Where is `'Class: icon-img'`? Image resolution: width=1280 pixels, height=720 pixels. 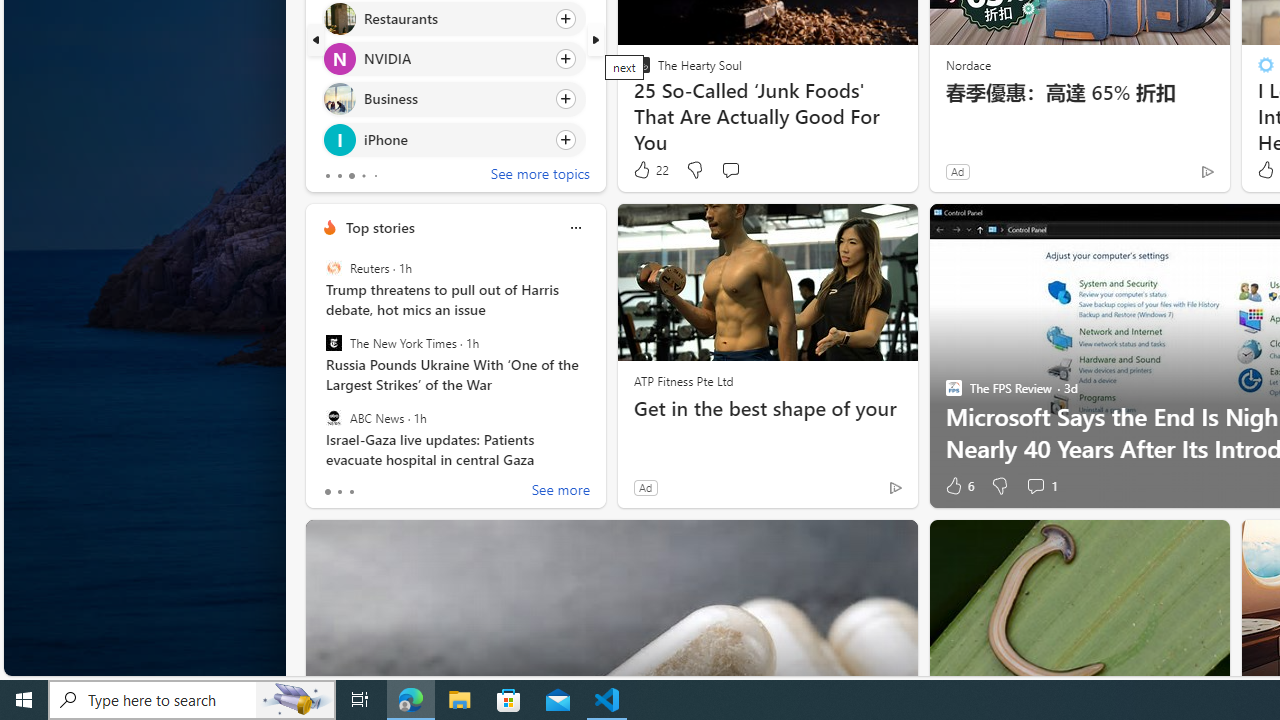
'Class: icon-img' is located at coordinates (574, 227).